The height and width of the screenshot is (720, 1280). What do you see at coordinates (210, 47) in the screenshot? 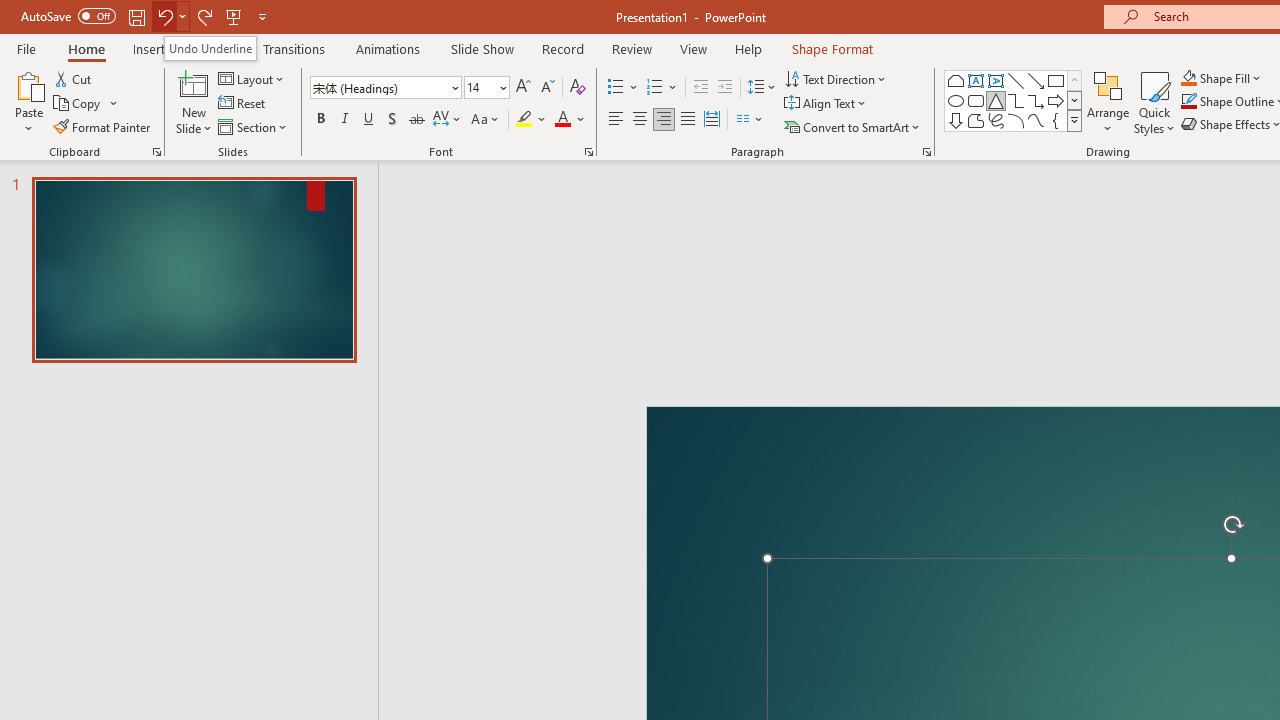
I see `'Undo Underline'` at bounding box center [210, 47].